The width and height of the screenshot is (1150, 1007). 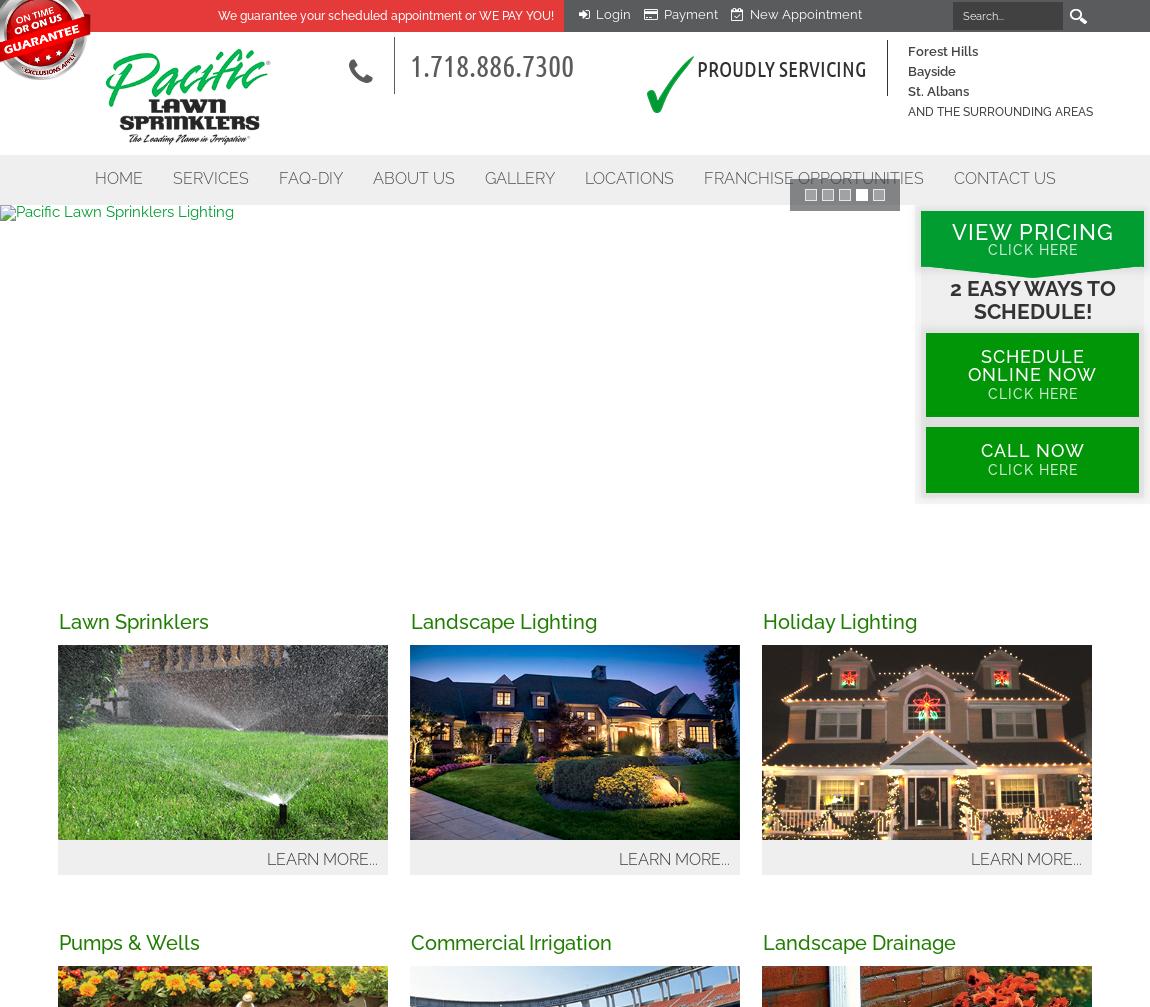 I want to click on 'Gallery', so click(x=518, y=178).